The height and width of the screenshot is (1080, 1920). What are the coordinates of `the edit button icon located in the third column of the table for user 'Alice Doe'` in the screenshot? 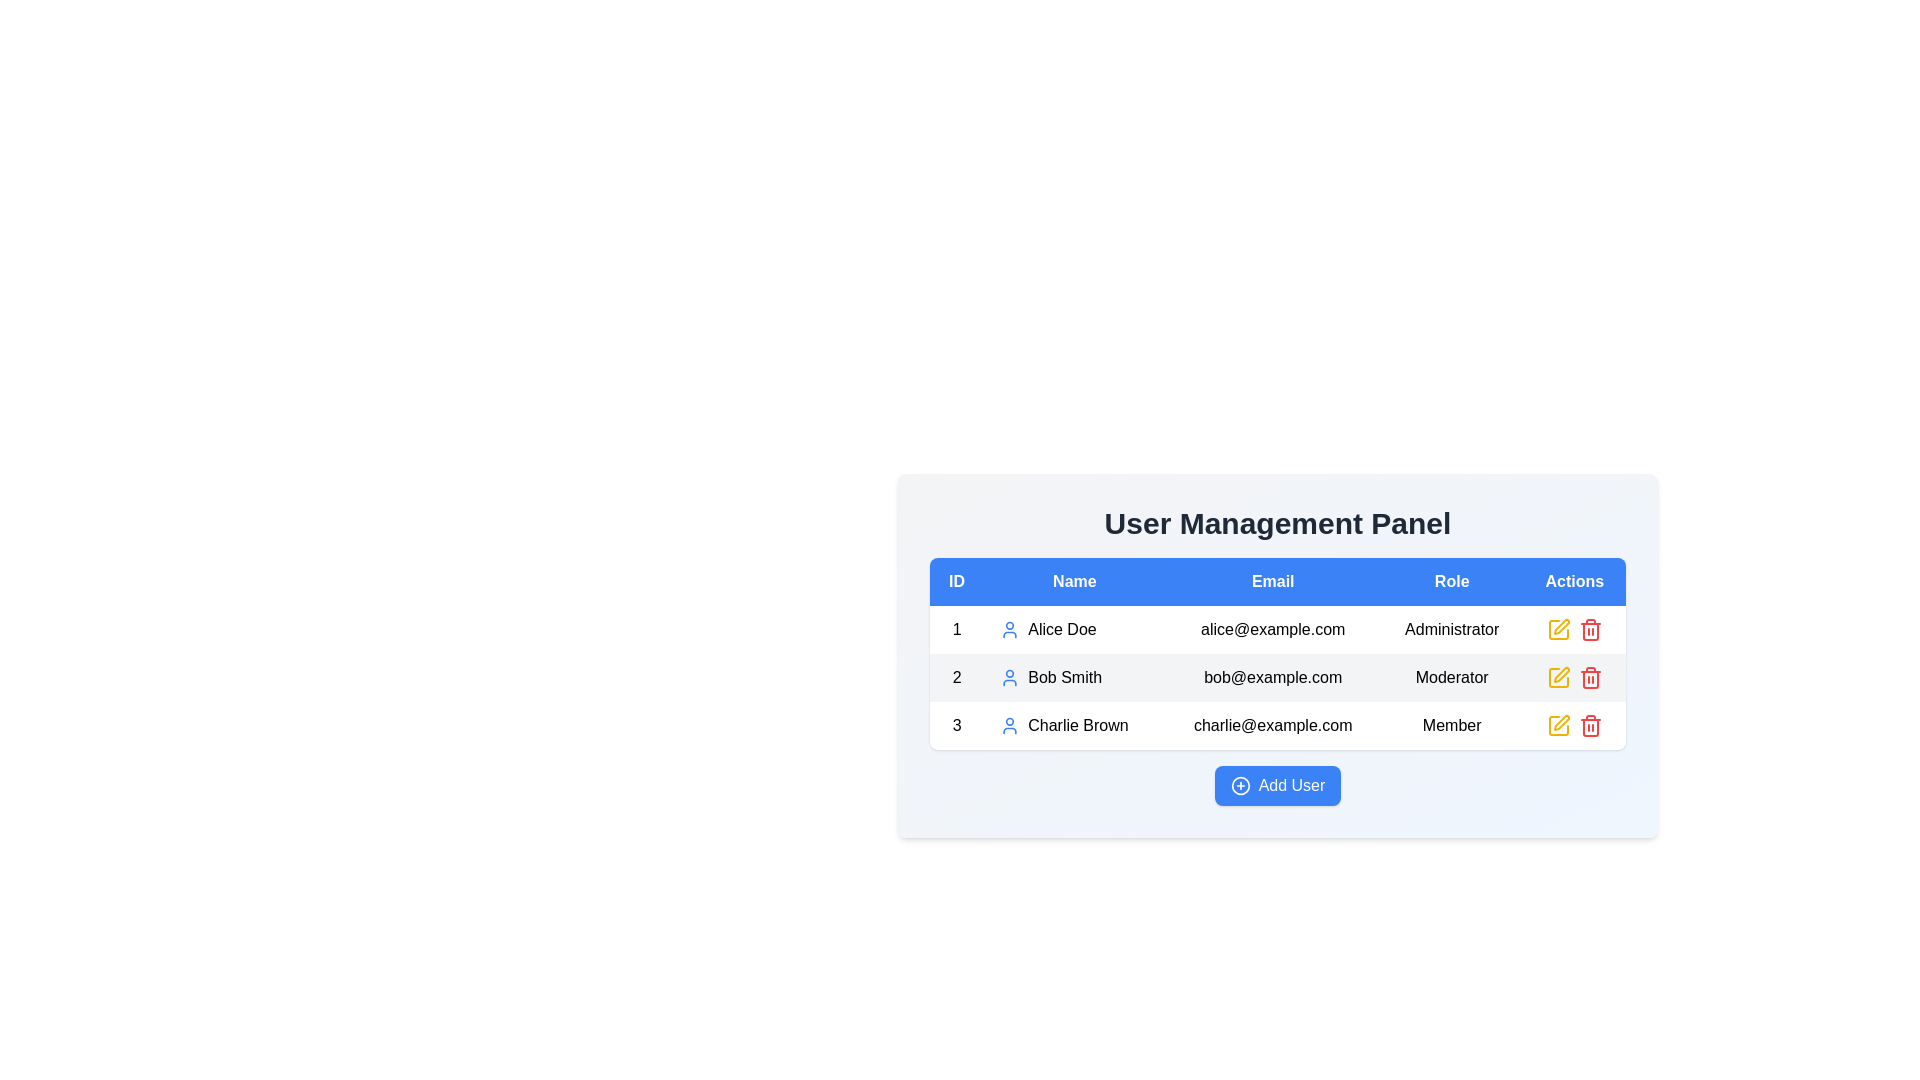 It's located at (1557, 628).